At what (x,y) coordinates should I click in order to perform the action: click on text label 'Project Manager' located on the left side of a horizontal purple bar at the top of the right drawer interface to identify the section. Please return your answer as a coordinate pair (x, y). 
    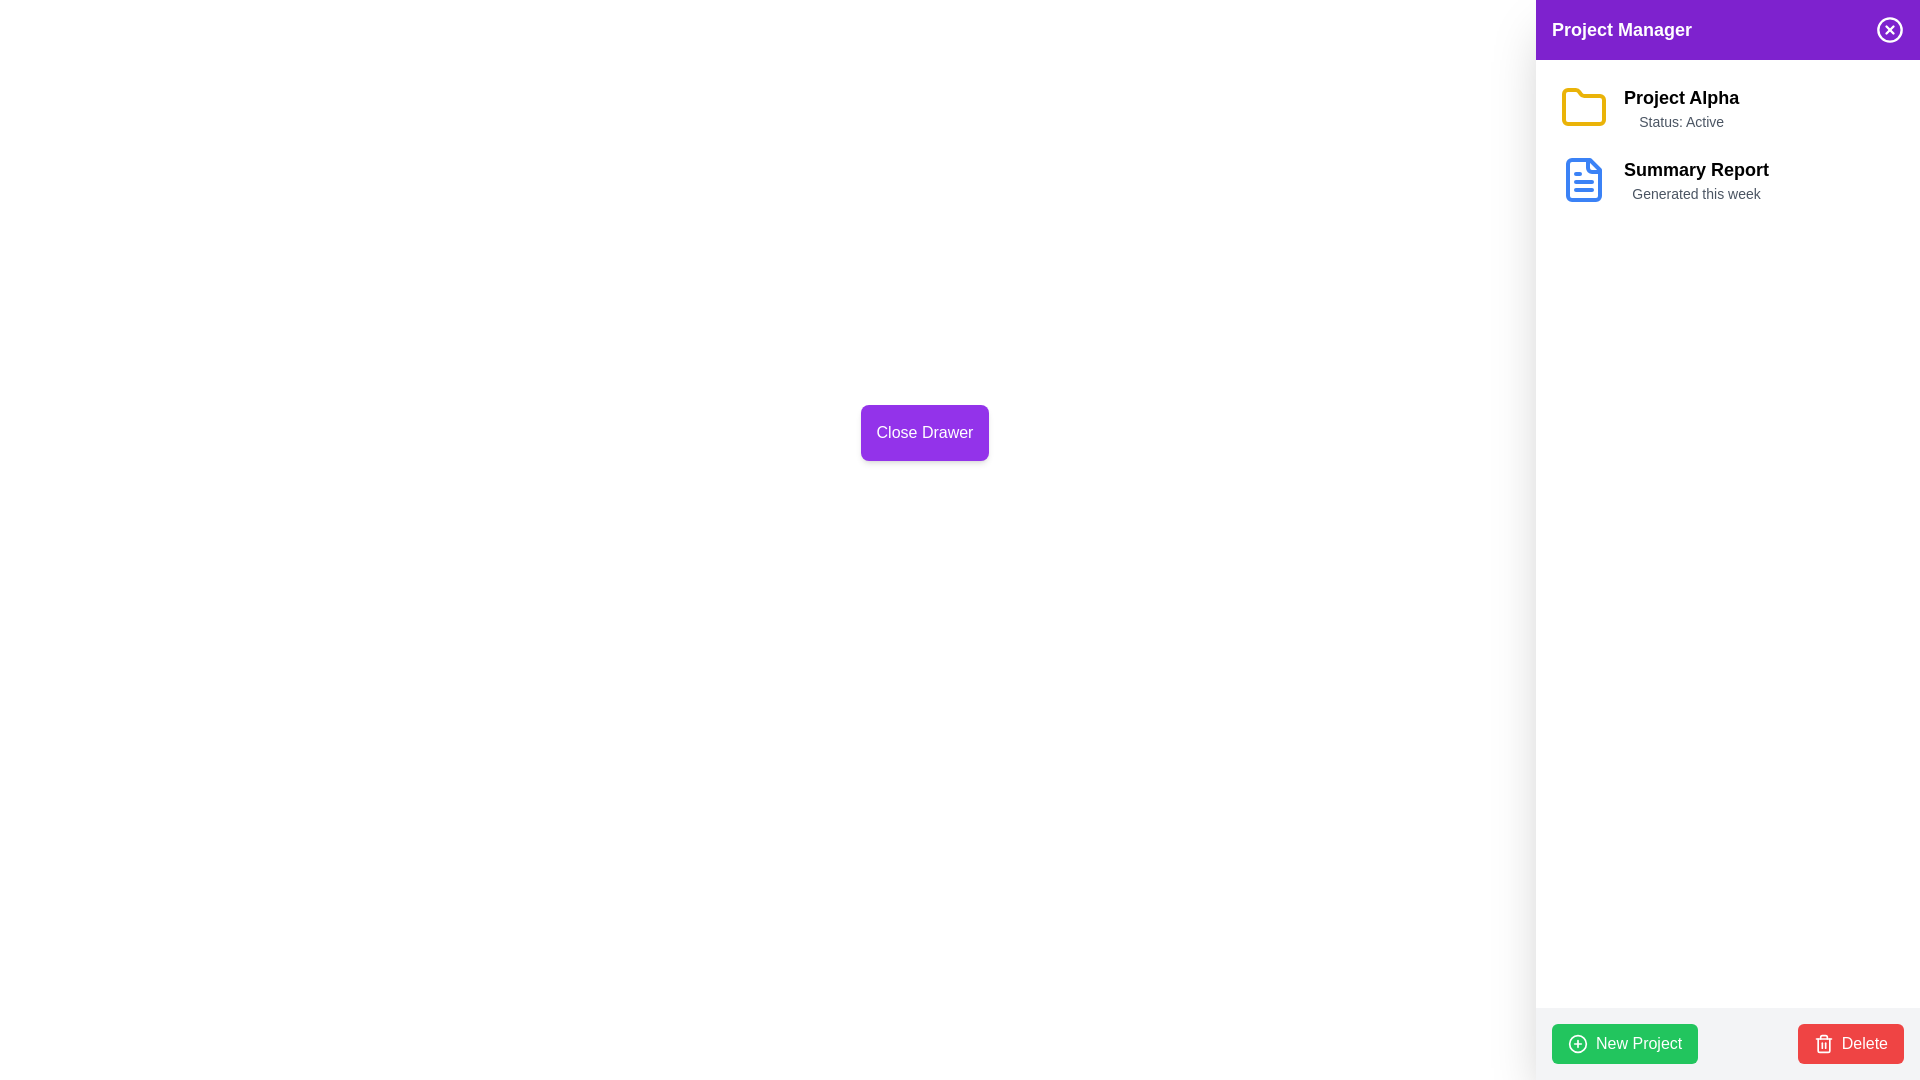
    Looking at the image, I should click on (1622, 30).